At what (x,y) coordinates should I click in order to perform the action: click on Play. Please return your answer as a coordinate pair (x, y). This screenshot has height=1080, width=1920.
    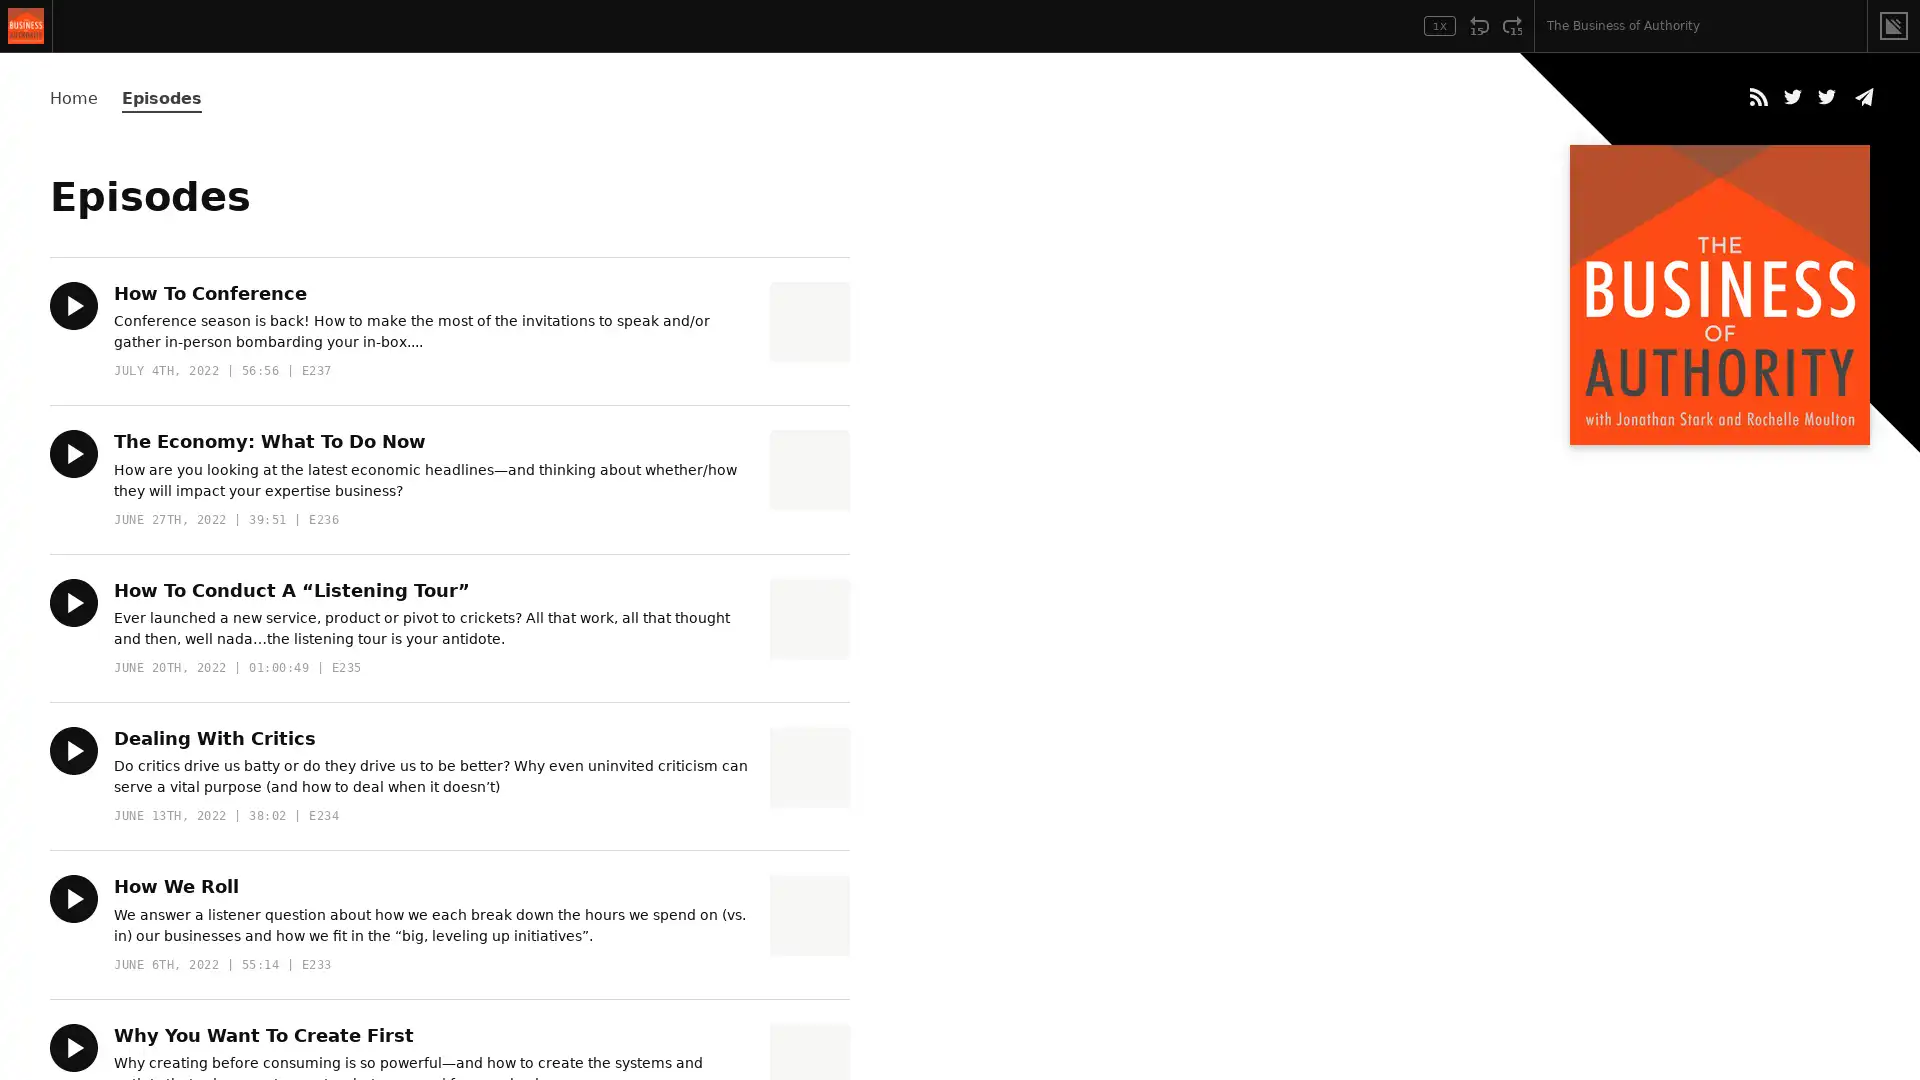
    Looking at the image, I should click on (73, 454).